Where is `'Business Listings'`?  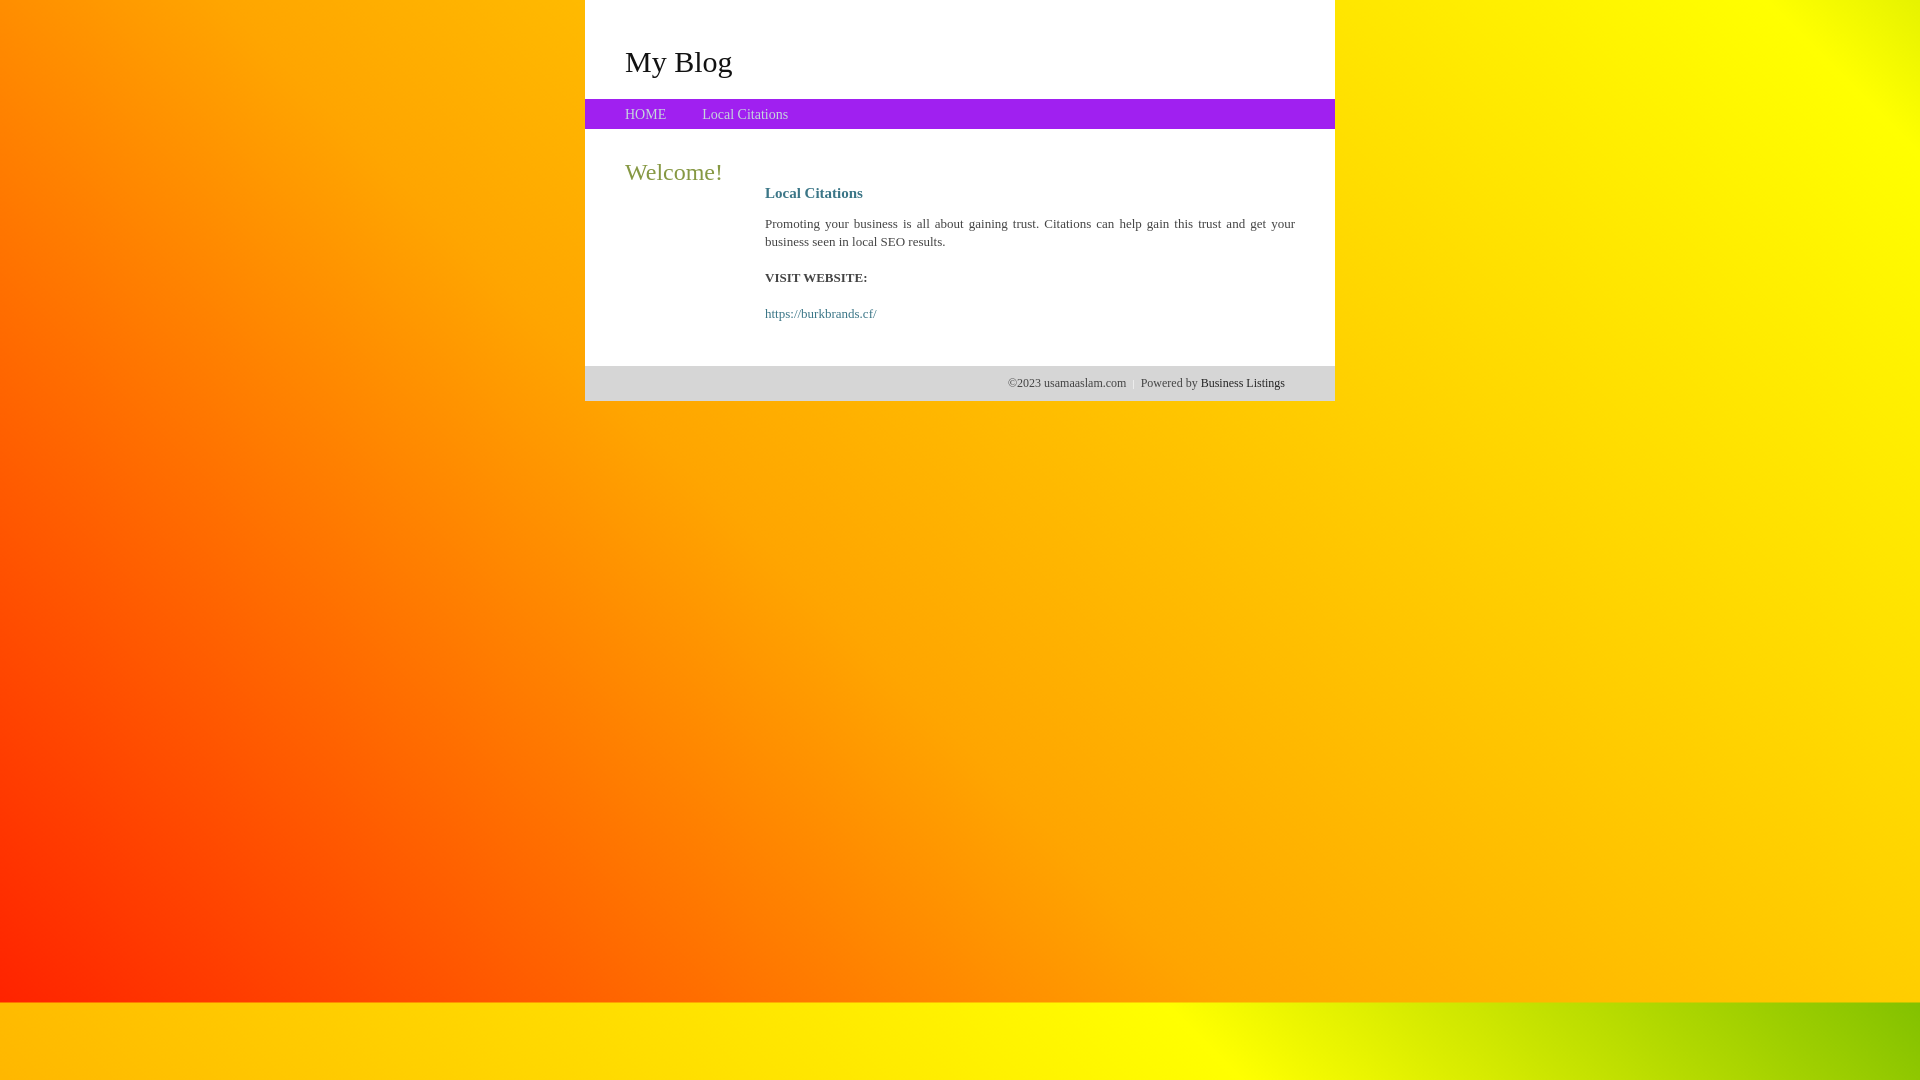 'Business Listings' is located at coordinates (1242, 382).